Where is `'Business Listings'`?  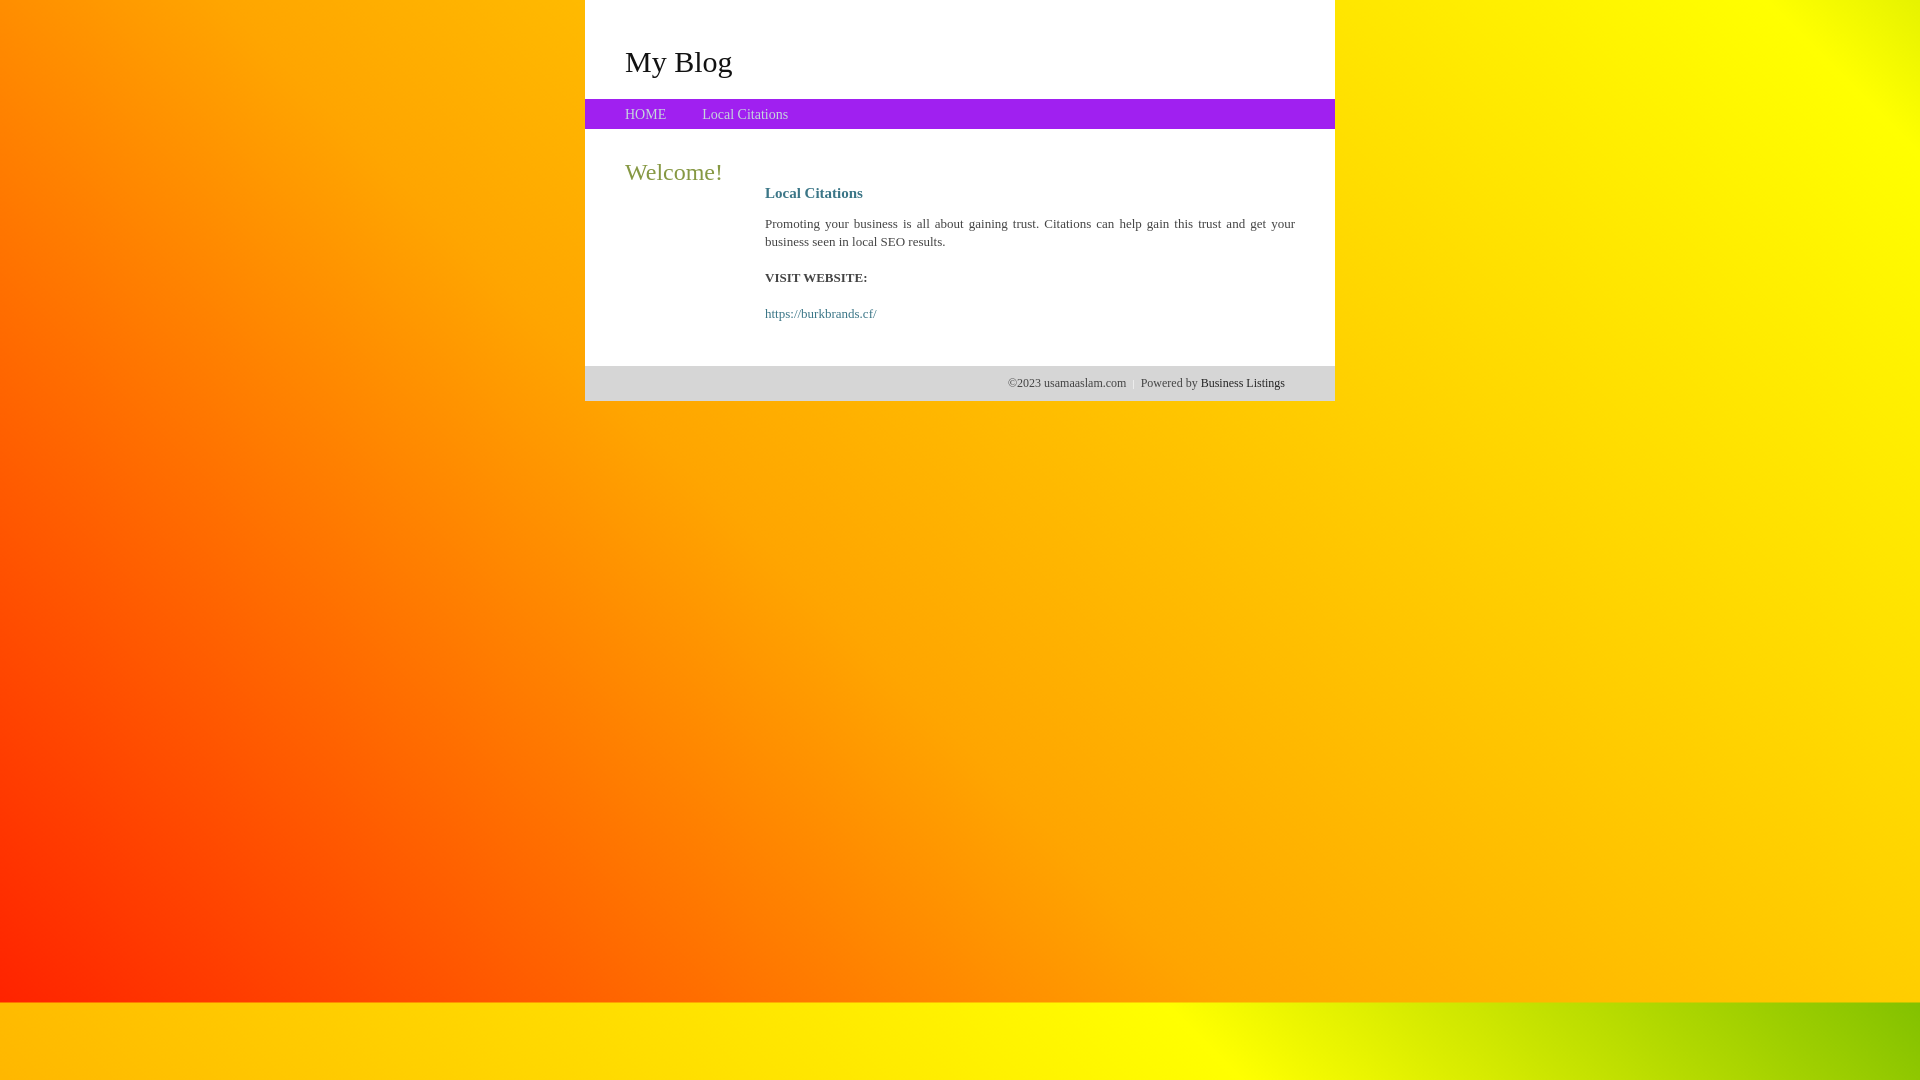 'Business Listings' is located at coordinates (1242, 382).